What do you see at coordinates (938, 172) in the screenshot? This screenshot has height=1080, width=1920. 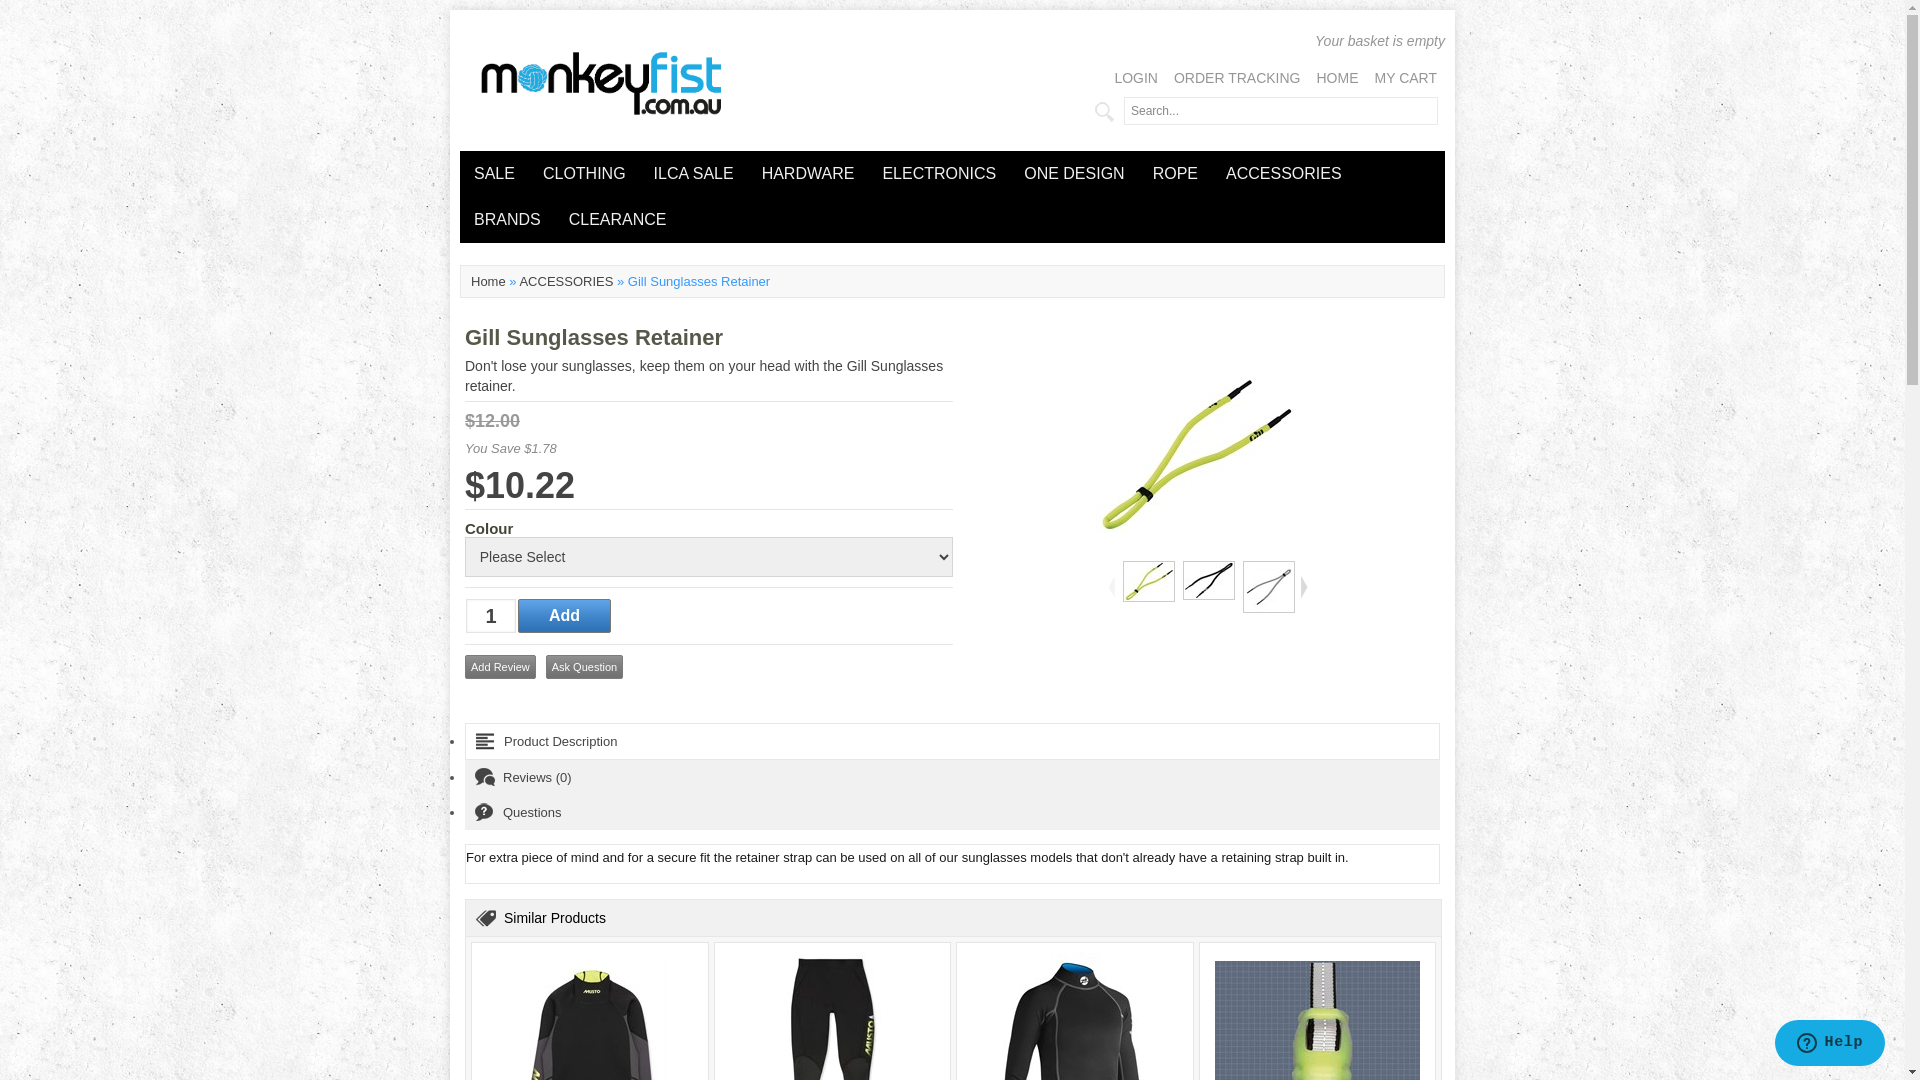 I see `'ELECTRONICS'` at bounding box center [938, 172].